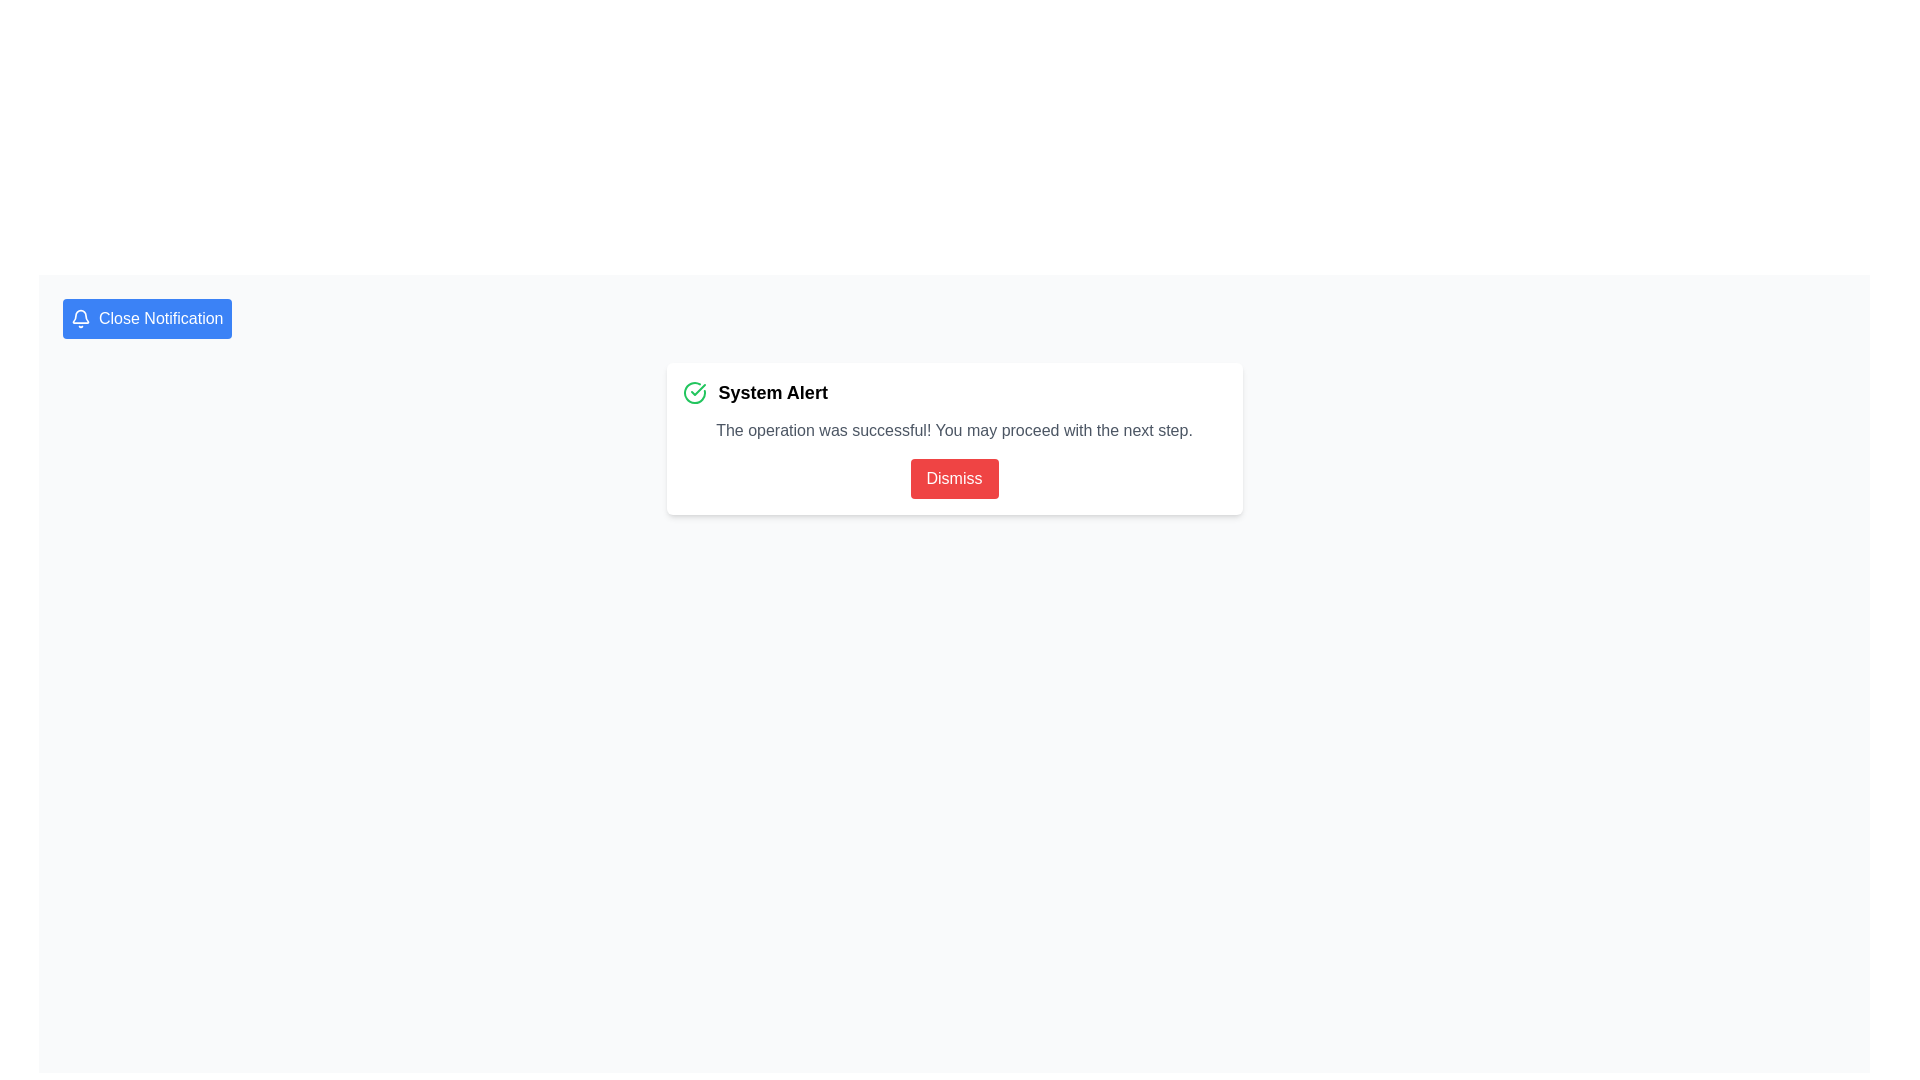 This screenshot has width=1920, height=1080. What do you see at coordinates (80, 318) in the screenshot?
I see `the bell icon styled in a white outline on a blue background, which indicates notifications, located to the left of the 'Close Notification' text` at bounding box center [80, 318].